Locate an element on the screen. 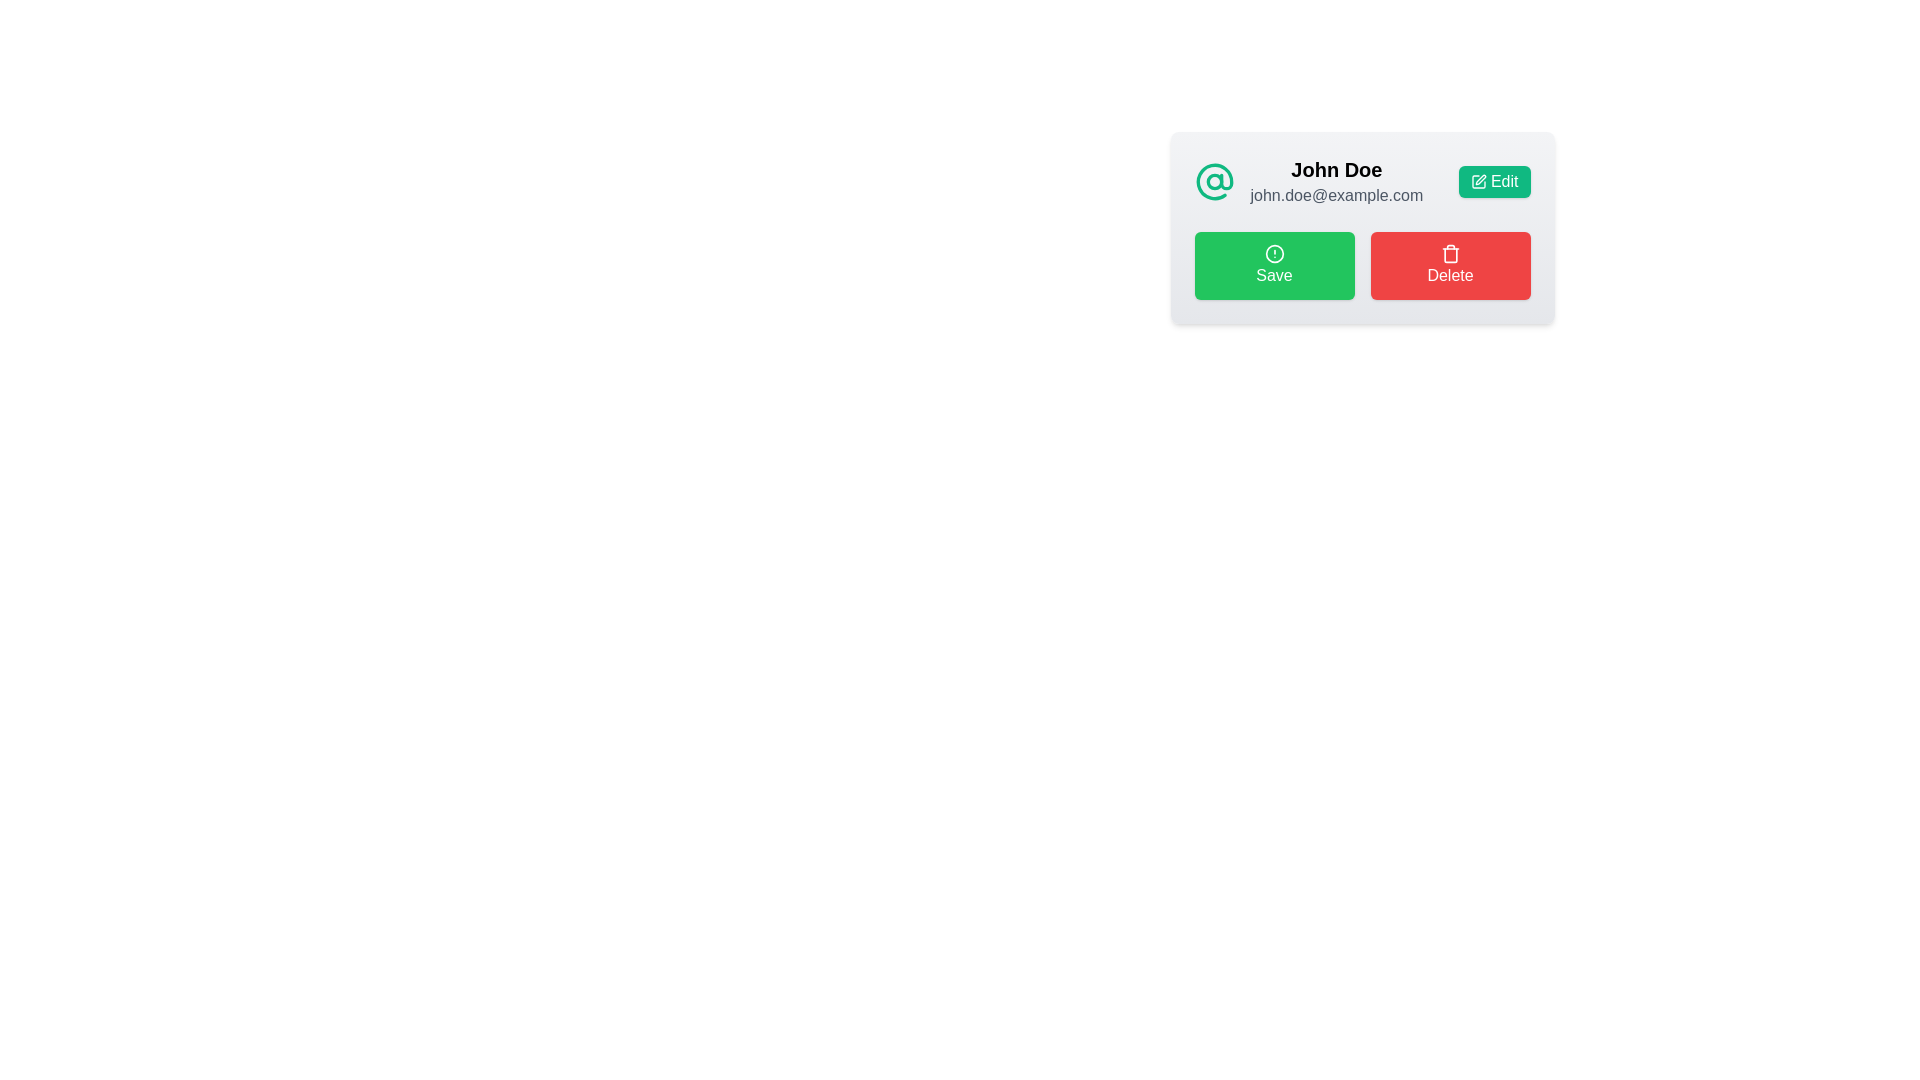  the center section of the trash can icon representing the 'Delete' button is located at coordinates (1450, 254).